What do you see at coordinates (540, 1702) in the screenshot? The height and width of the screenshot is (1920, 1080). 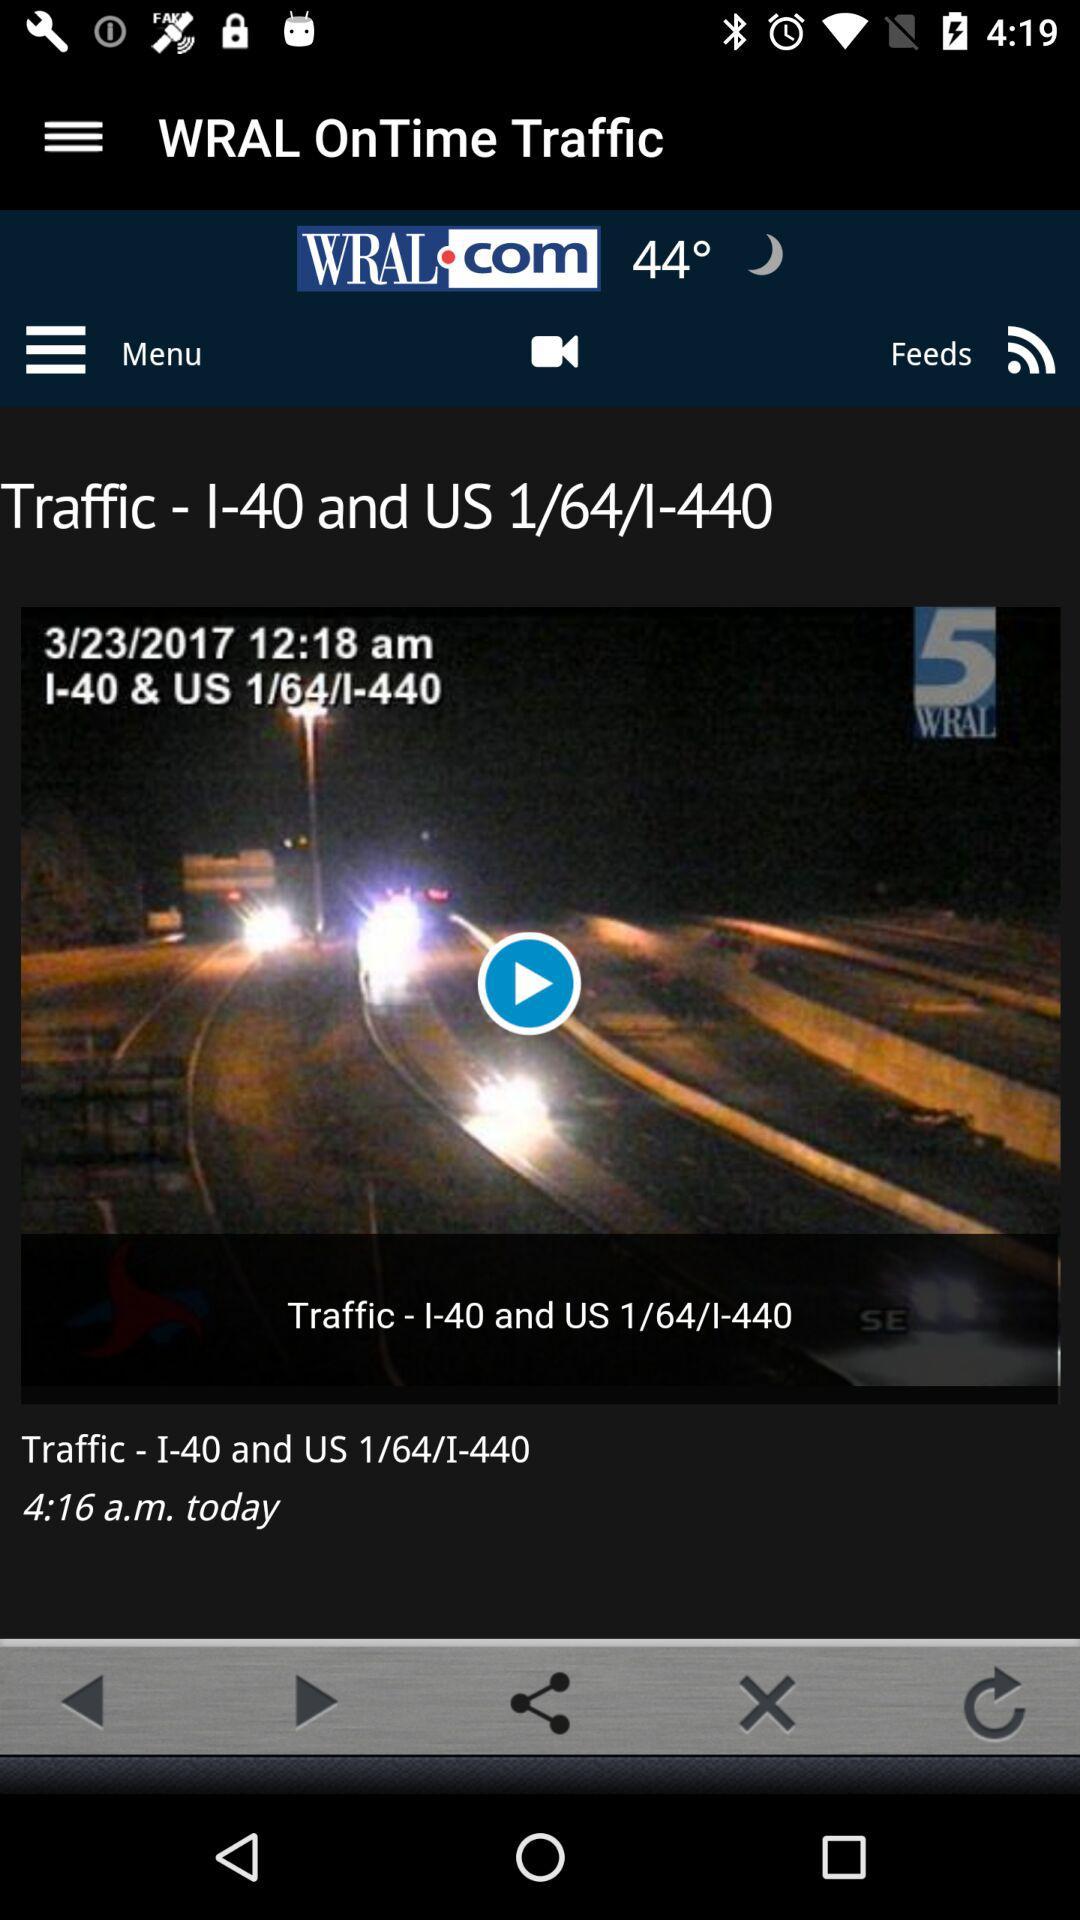 I see `share button` at bounding box center [540, 1702].